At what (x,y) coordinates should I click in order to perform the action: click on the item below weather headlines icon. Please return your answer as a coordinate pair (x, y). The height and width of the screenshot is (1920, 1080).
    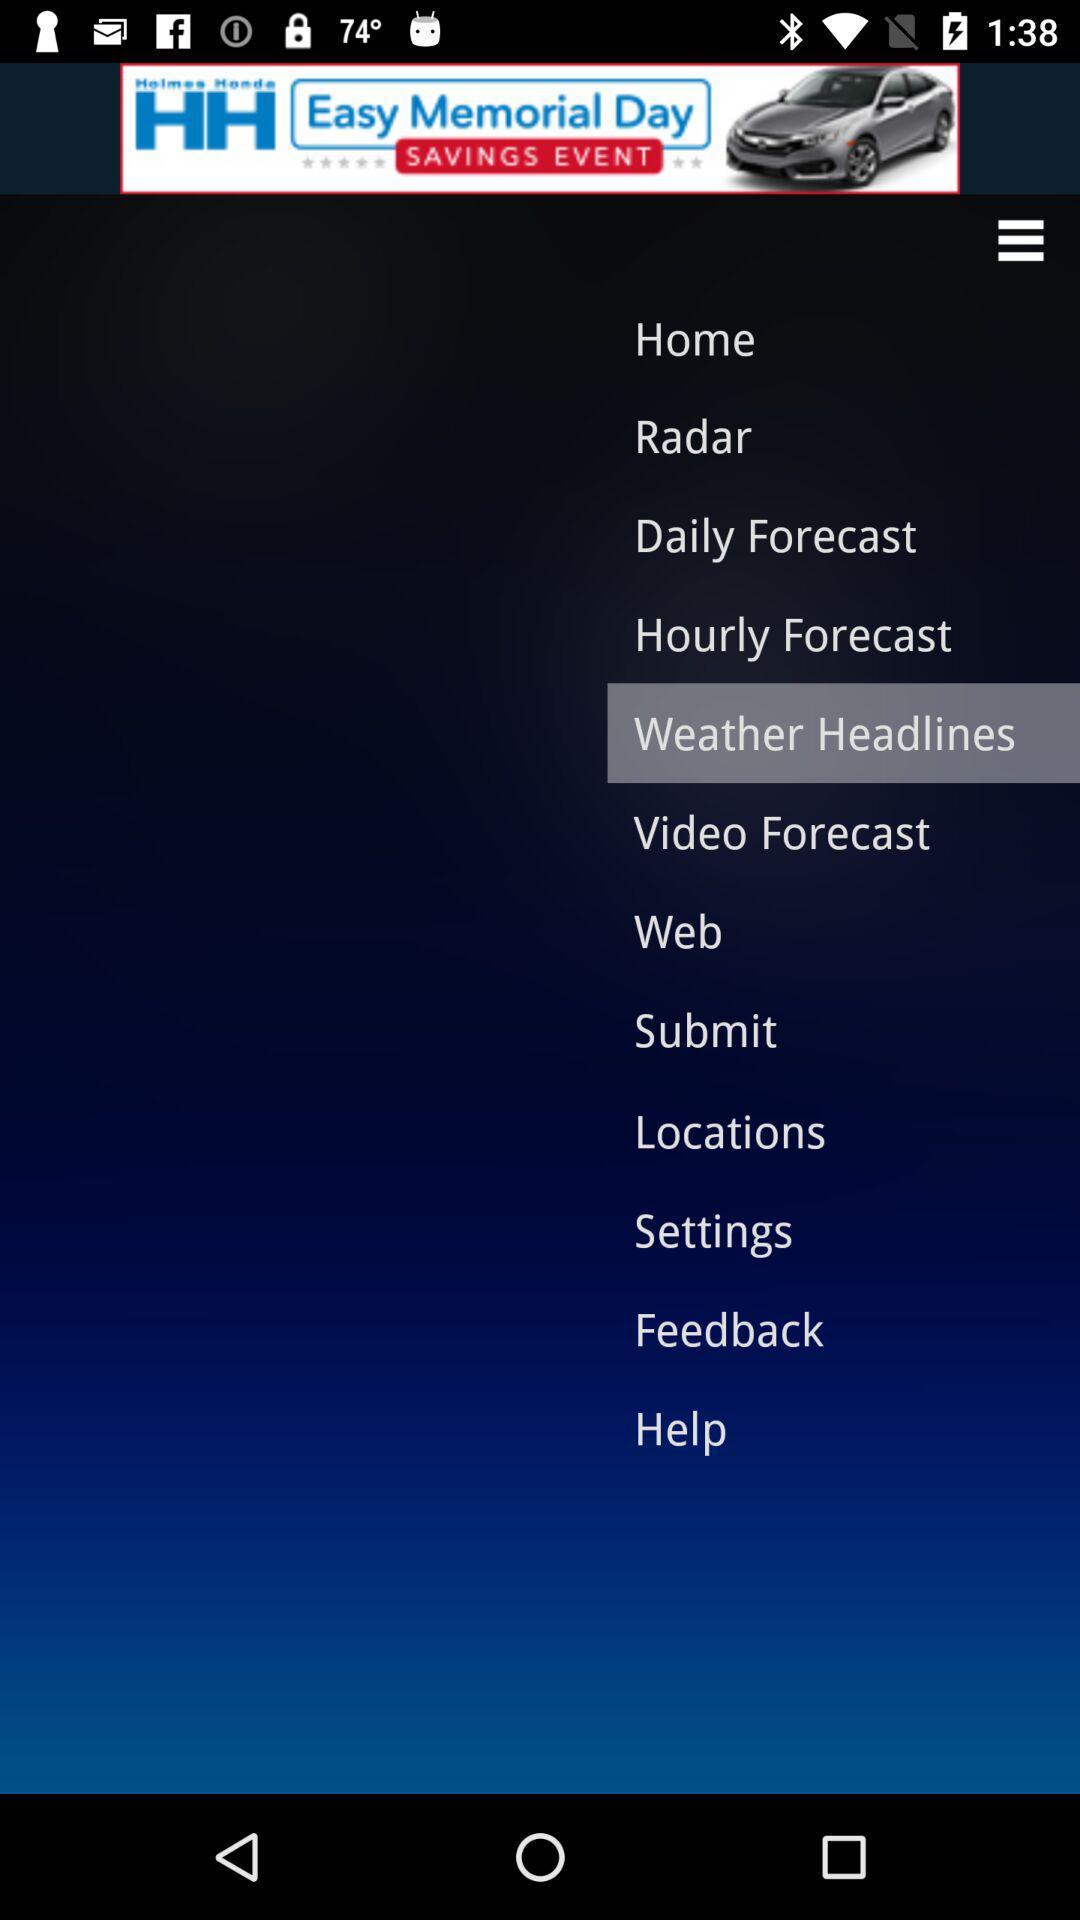
    Looking at the image, I should click on (828, 831).